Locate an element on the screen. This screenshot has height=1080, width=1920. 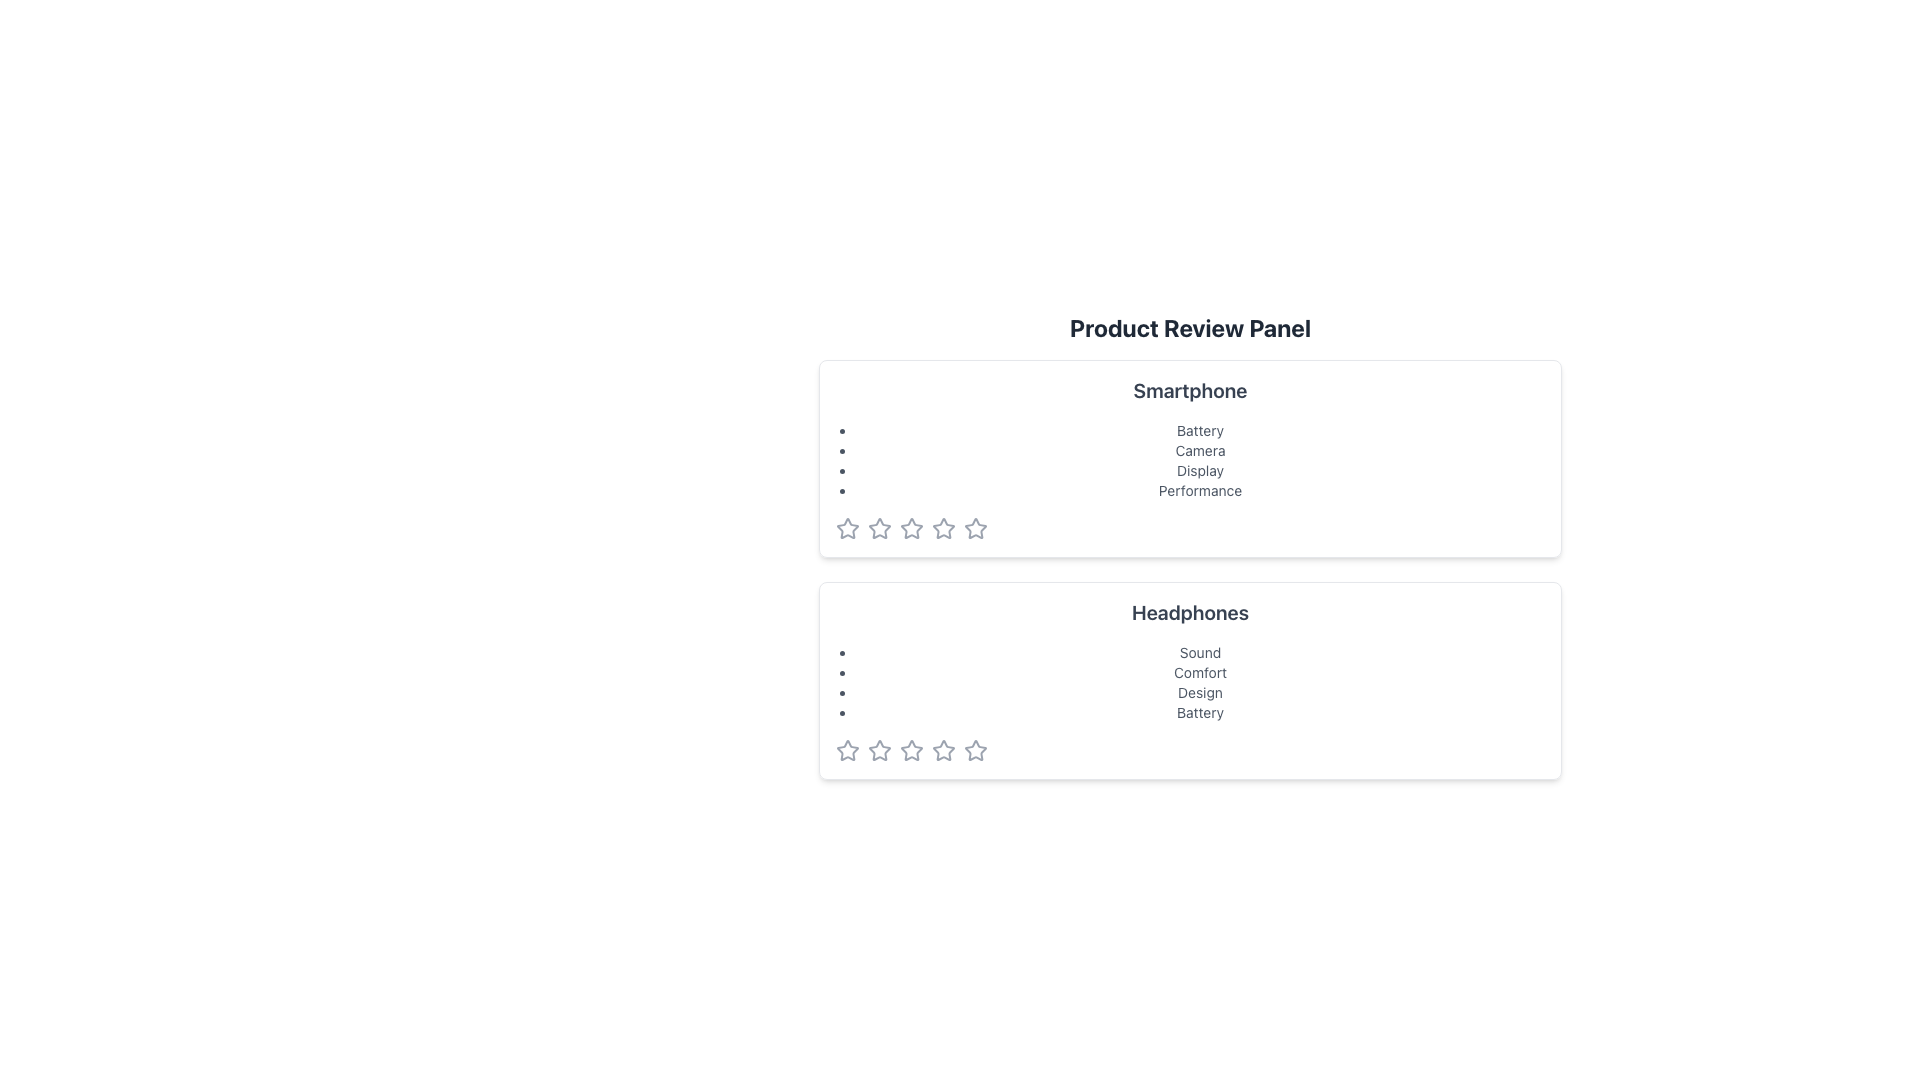
the fifth star icon in the rating system under the 'Headphones' section is located at coordinates (975, 751).